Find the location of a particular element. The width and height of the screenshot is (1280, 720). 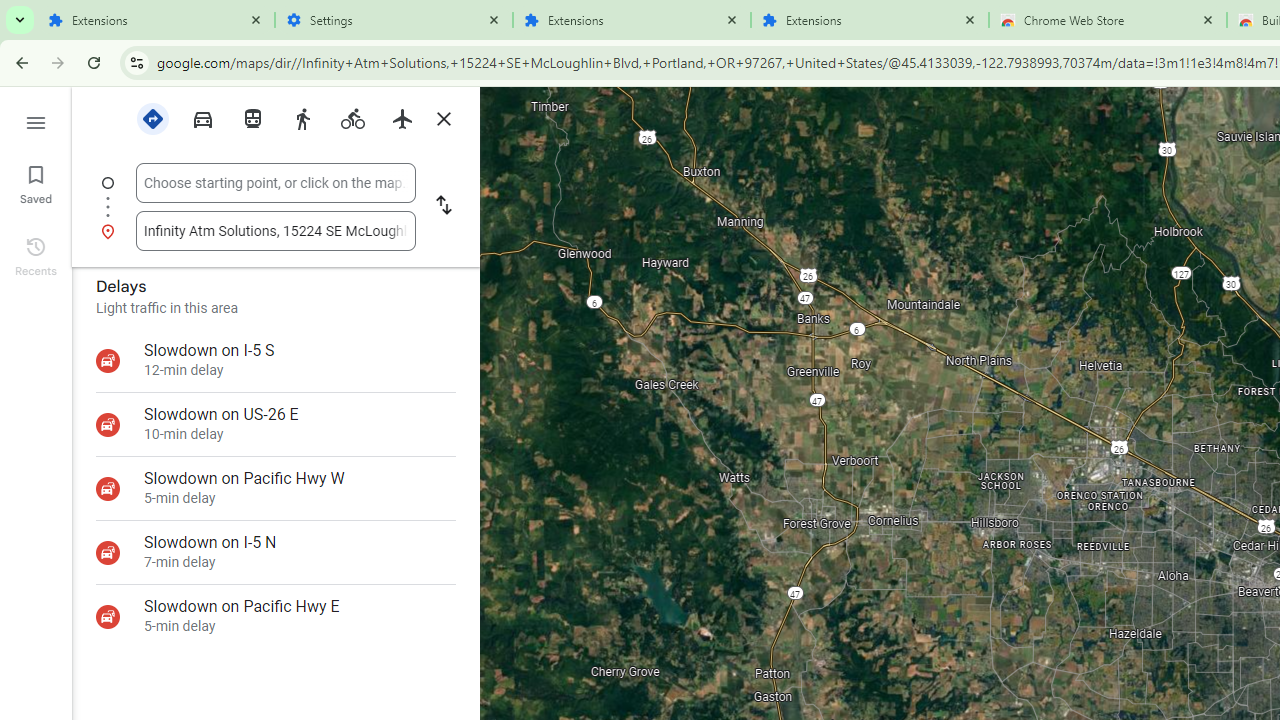

'Menu' is located at coordinates (35, 120).